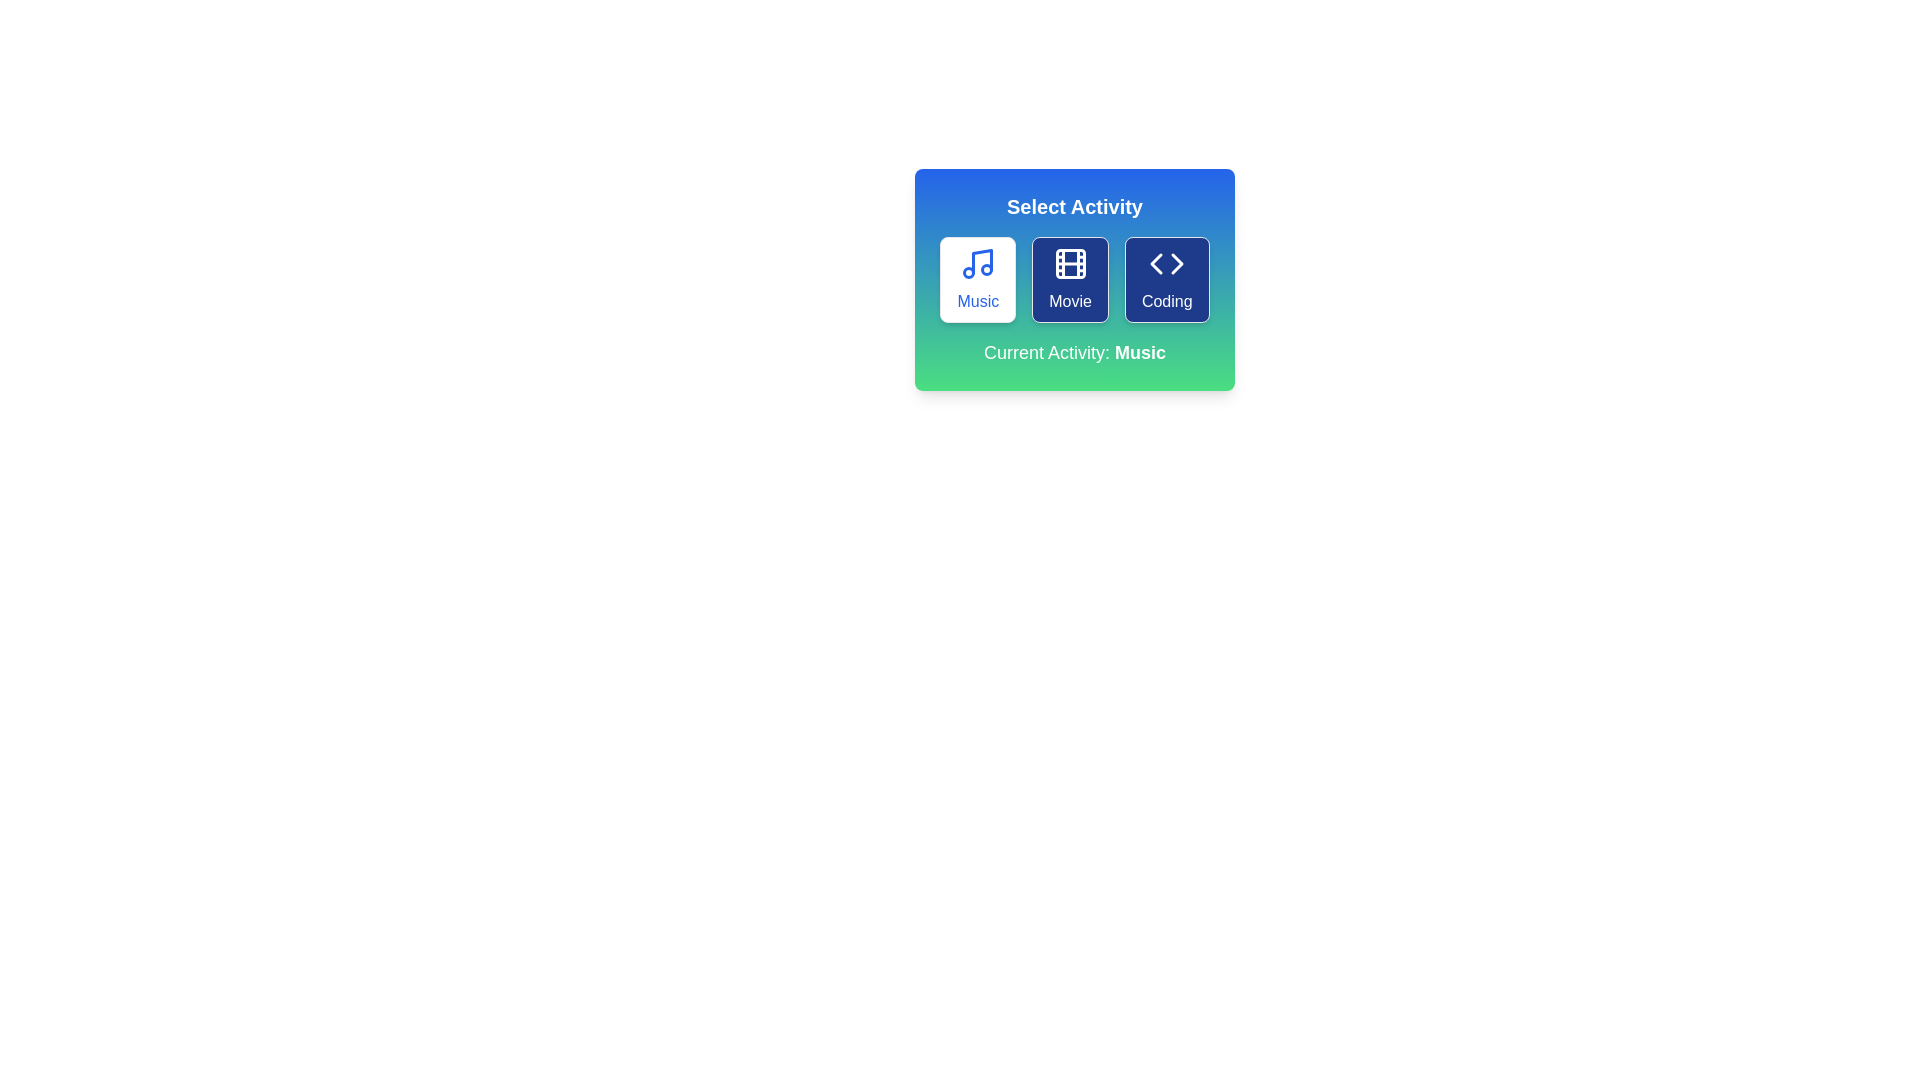  I want to click on the button corresponding to the activity Coding, so click(1167, 280).